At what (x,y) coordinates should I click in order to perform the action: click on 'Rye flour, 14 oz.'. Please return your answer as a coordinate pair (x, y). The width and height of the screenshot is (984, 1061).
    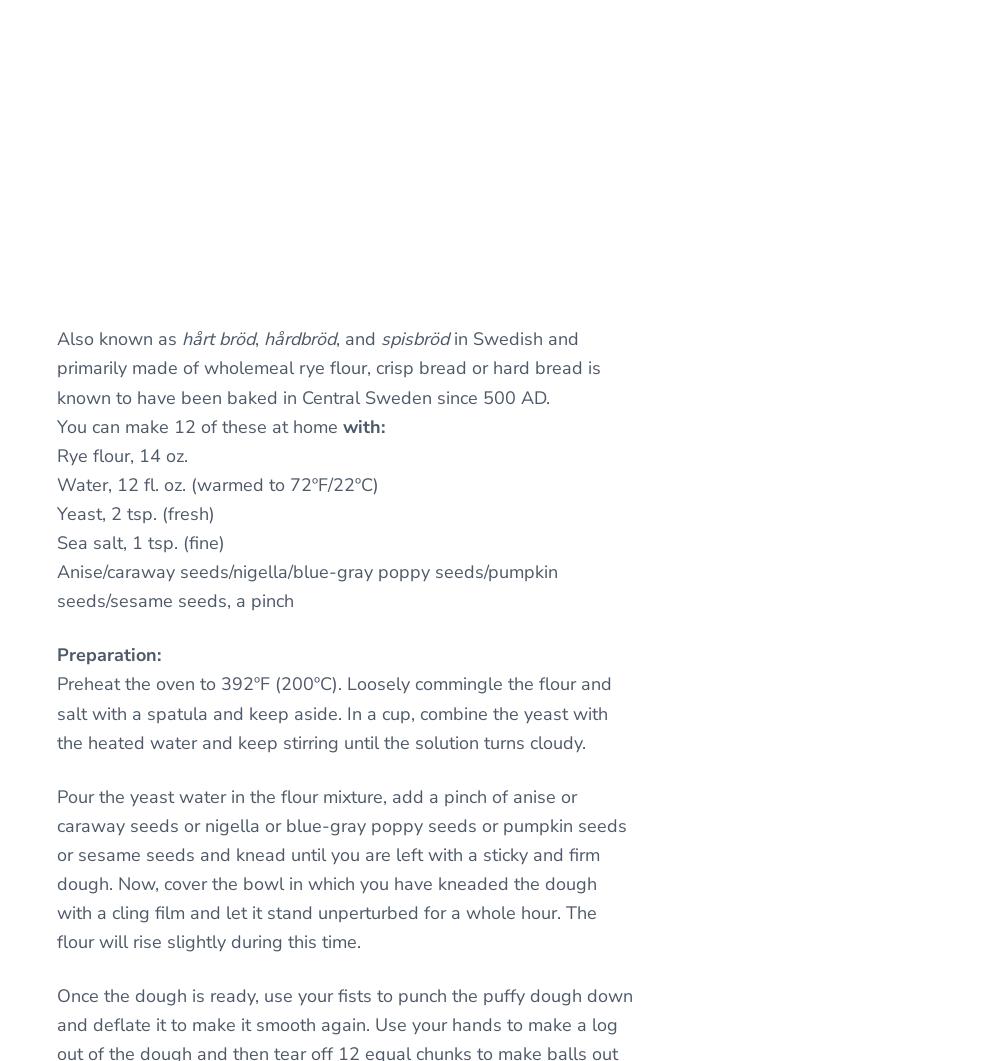
    Looking at the image, I should click on (55, 454).